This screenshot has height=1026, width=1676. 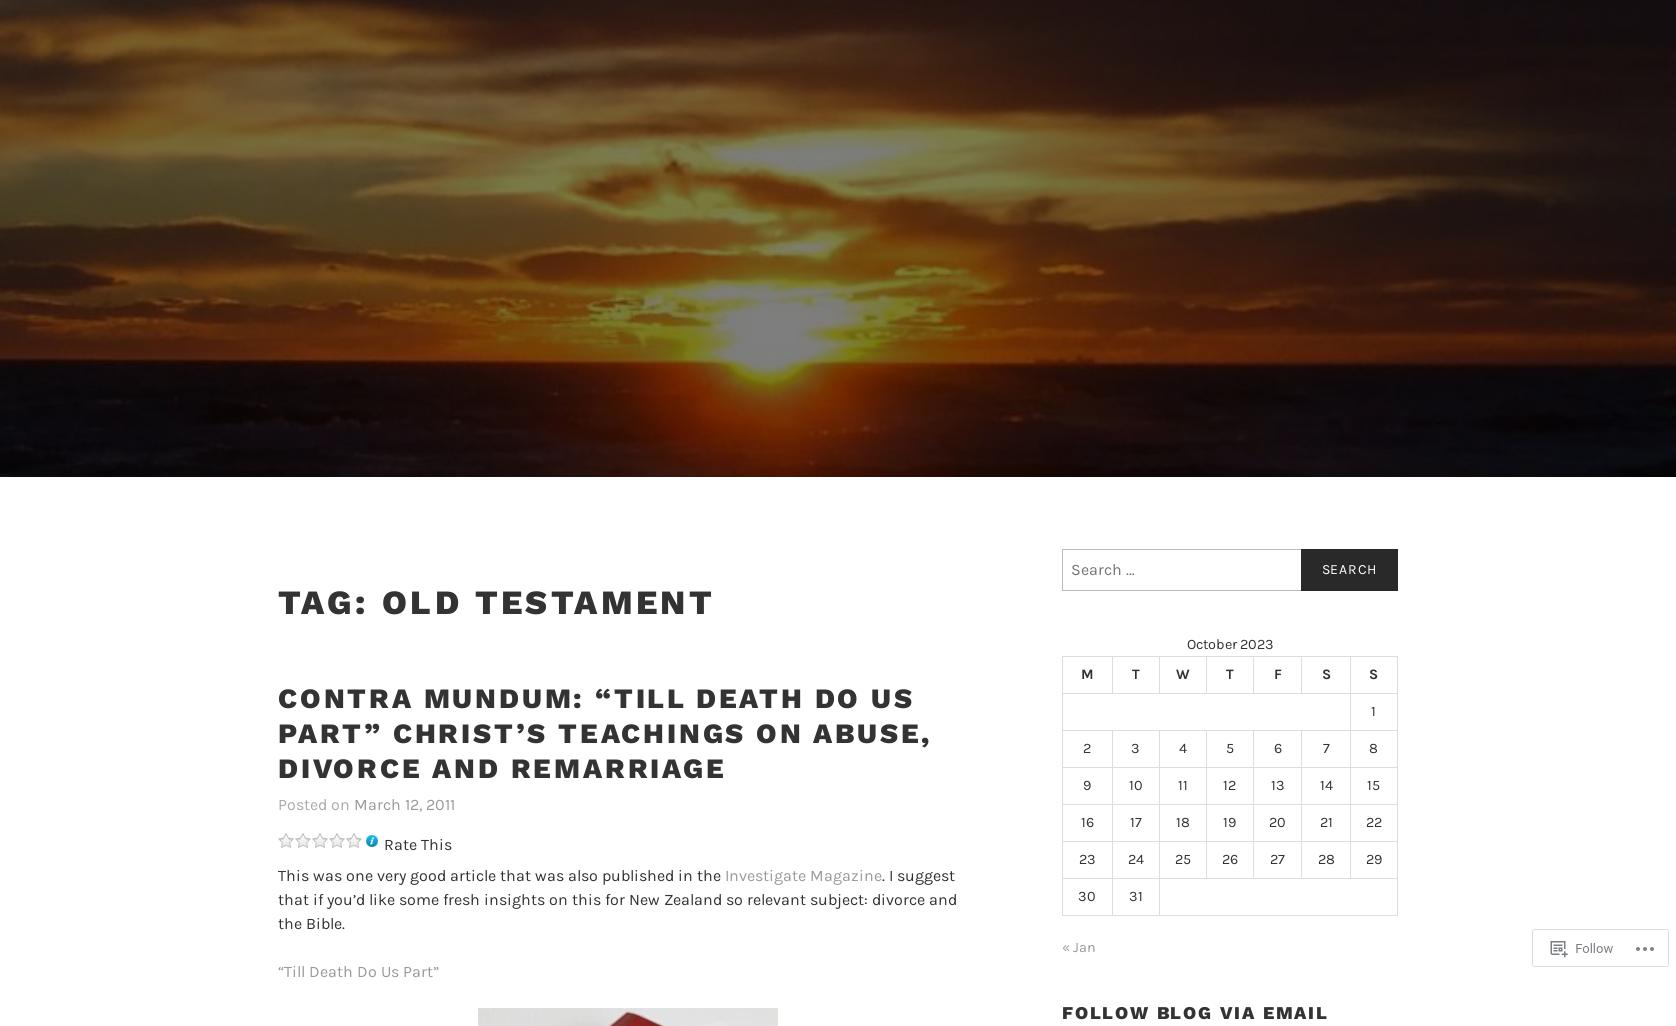 What do you see at coordinates (1193, 1011) in the screenshot?
I see `'Follow Blog via Email'` at bounding box center [1193, 1011].